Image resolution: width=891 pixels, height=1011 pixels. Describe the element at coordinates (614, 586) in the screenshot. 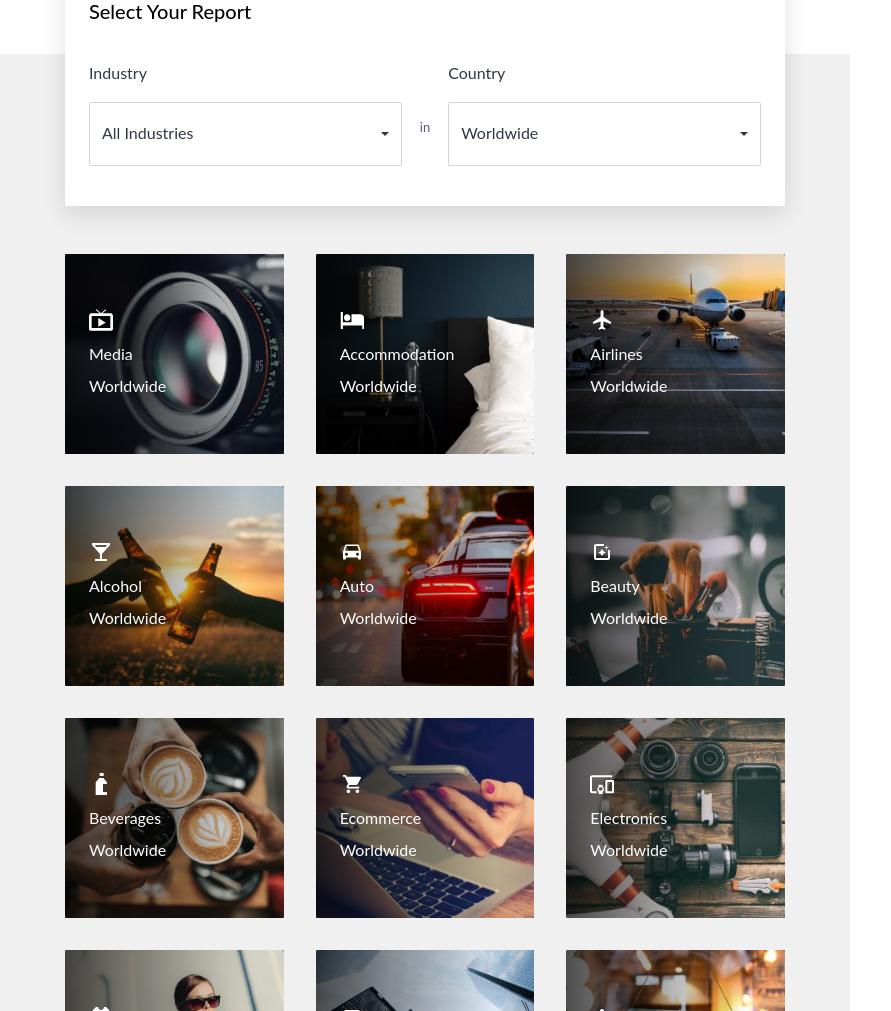

I see `'Beauty'` at that location.